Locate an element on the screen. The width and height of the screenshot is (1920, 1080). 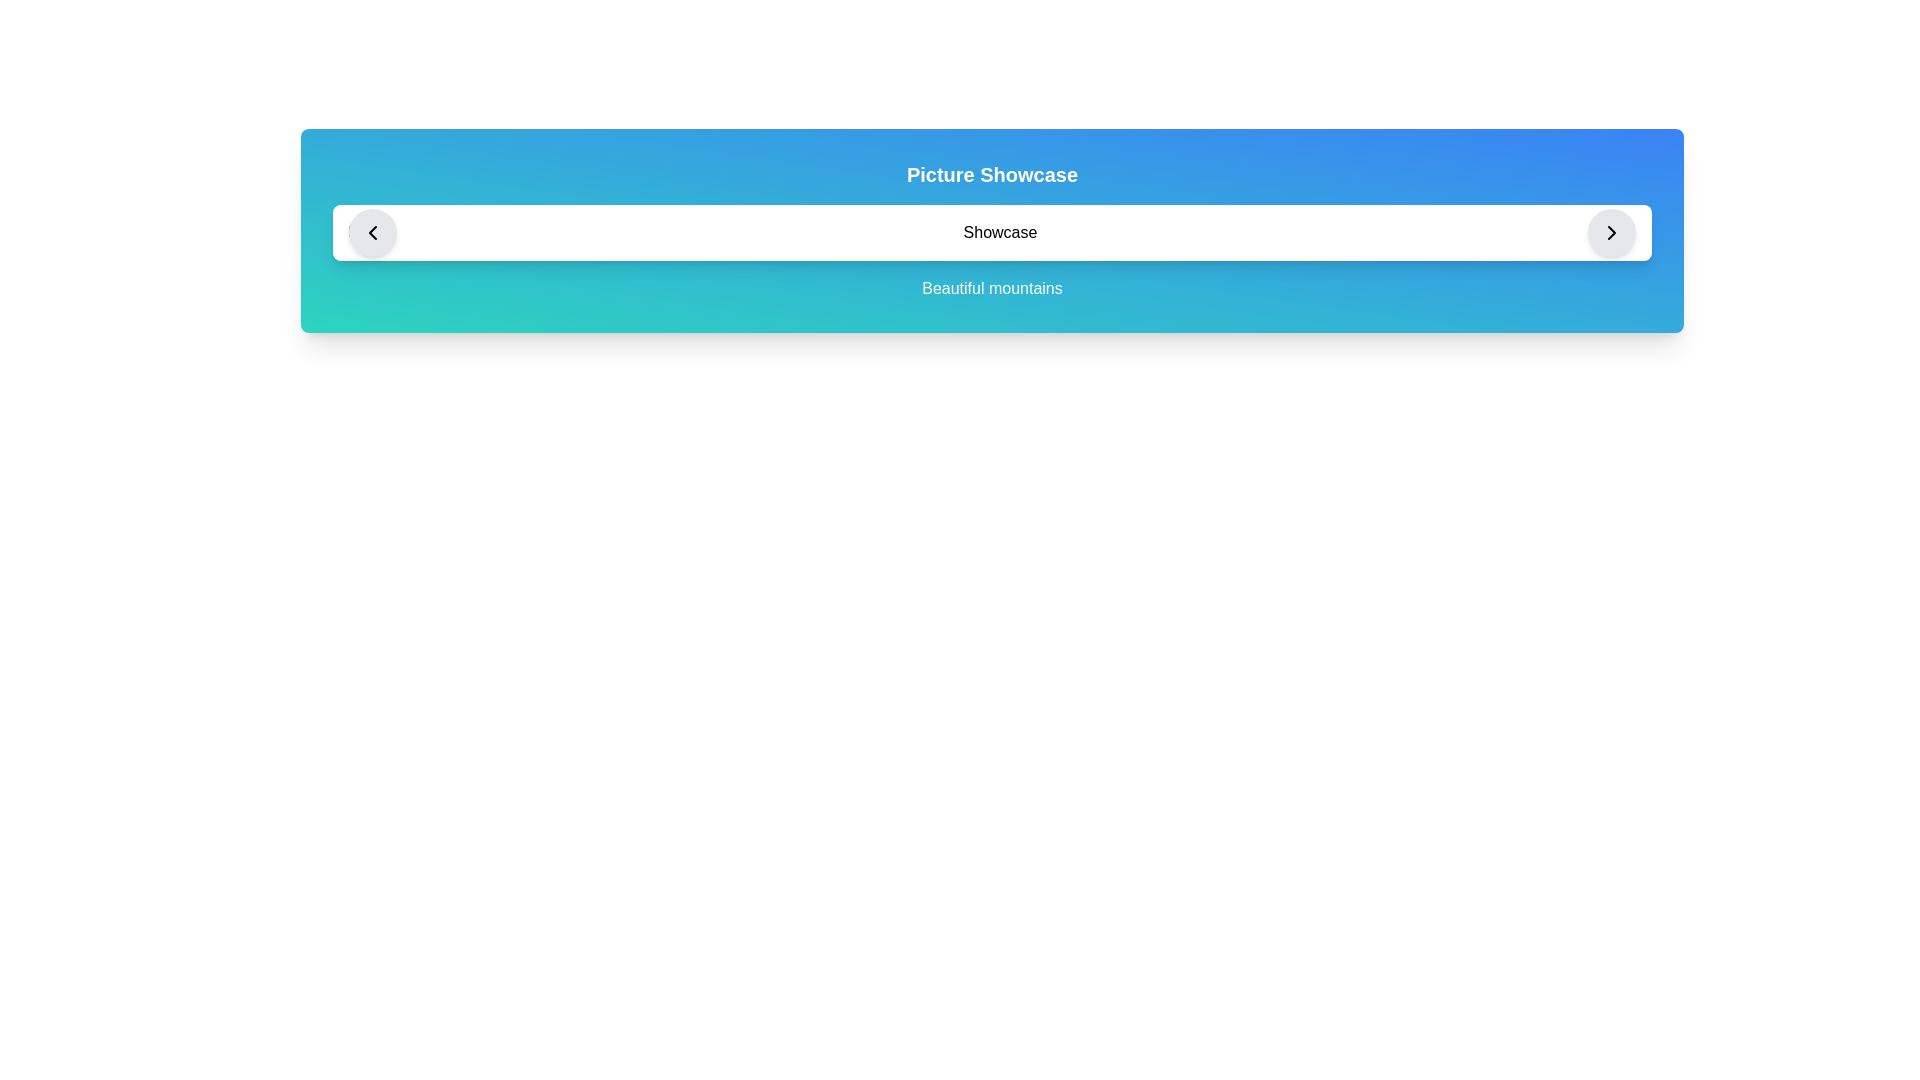
the Chevron-left icon button located on the left side of the horizontal panel is located at coordinates (373, 231).